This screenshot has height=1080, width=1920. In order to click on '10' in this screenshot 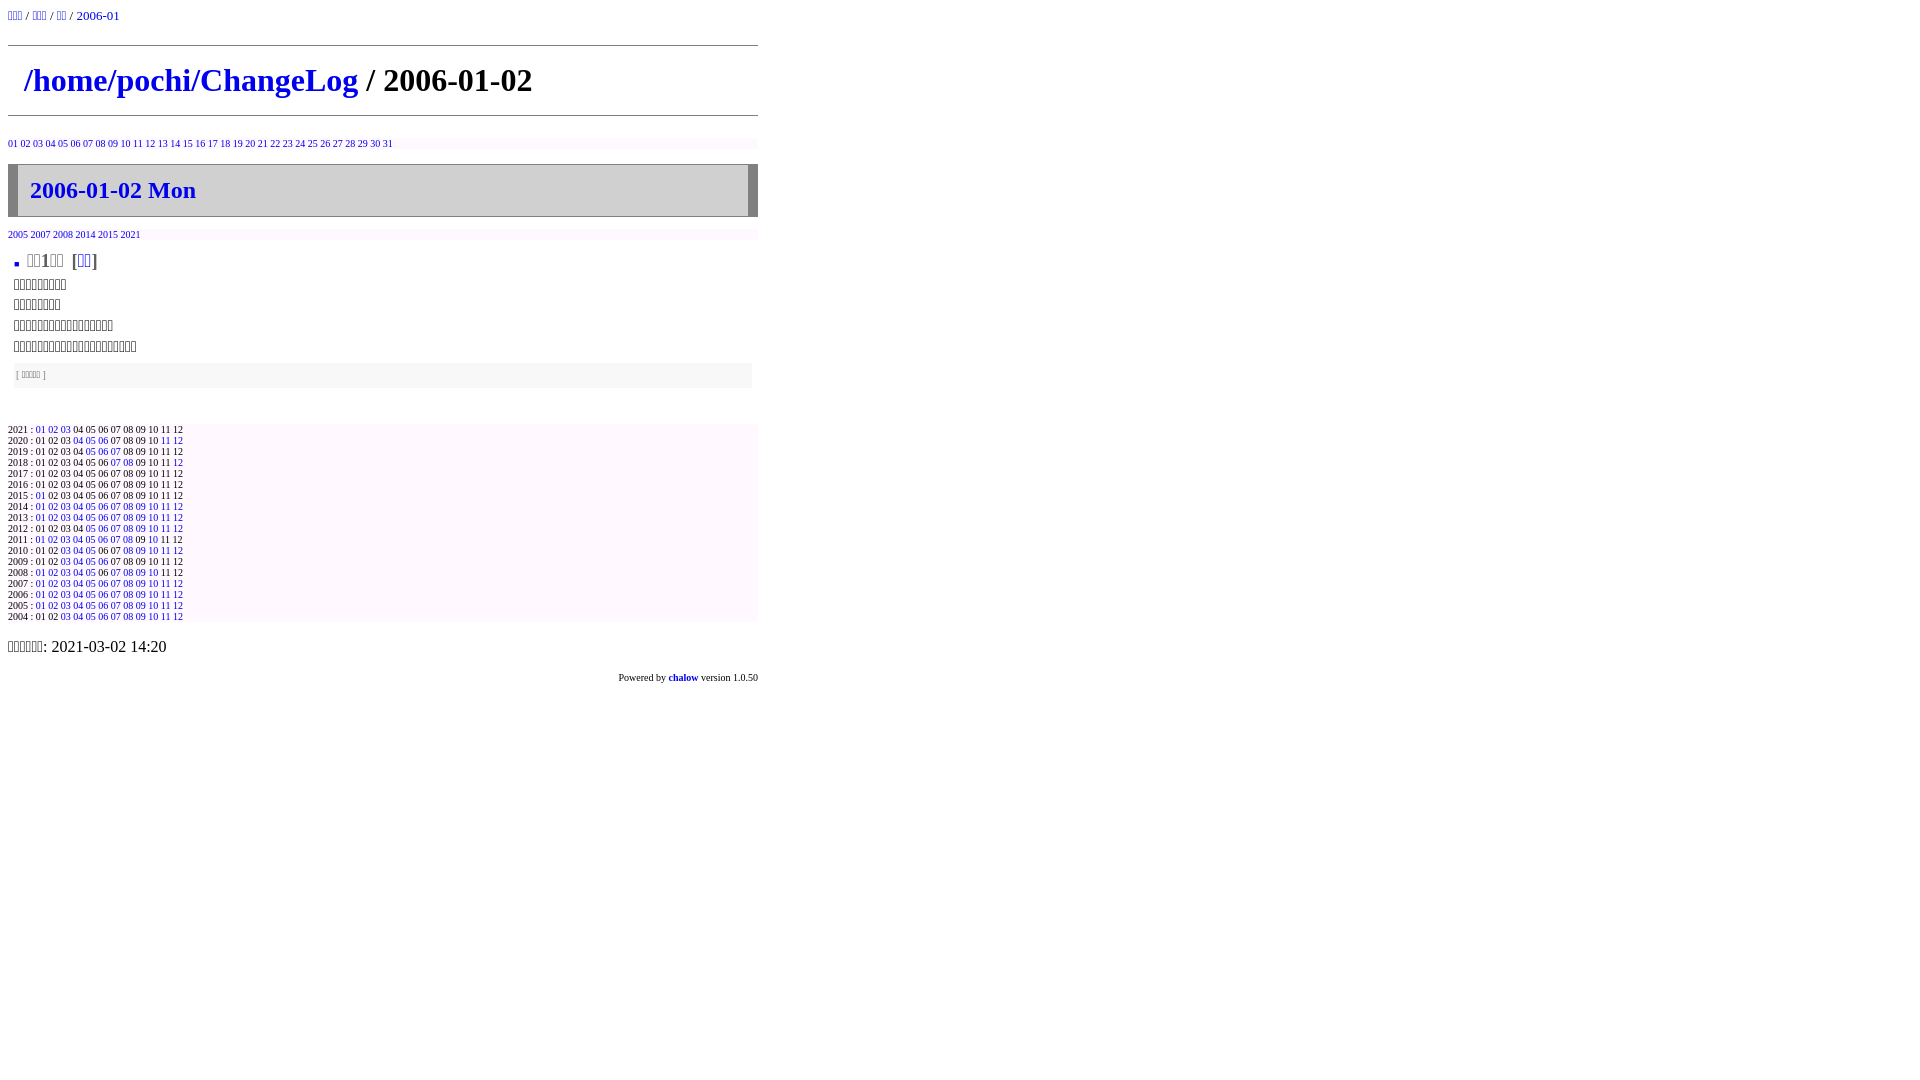, I will do `click(152, 583)`.